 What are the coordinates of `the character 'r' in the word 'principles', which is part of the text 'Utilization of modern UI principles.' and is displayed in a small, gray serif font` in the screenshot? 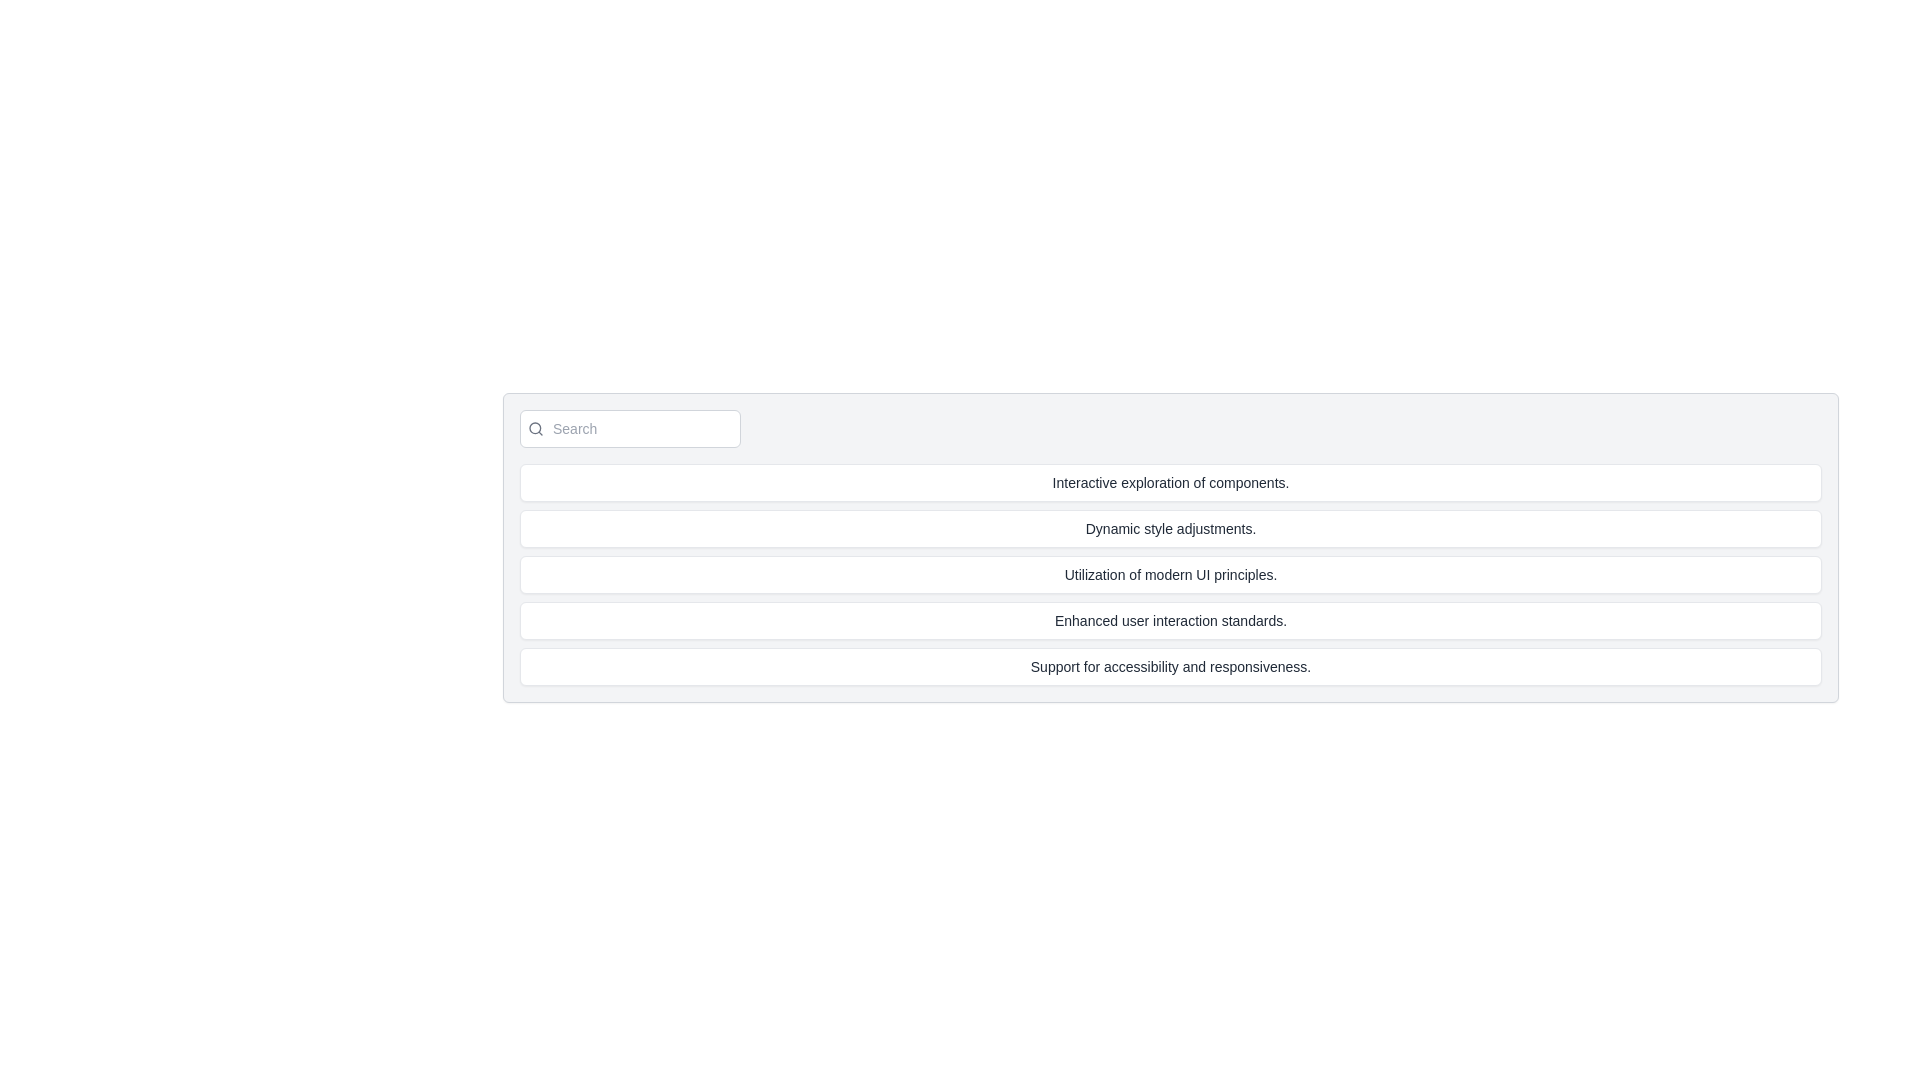 It's located at (1223, 574).